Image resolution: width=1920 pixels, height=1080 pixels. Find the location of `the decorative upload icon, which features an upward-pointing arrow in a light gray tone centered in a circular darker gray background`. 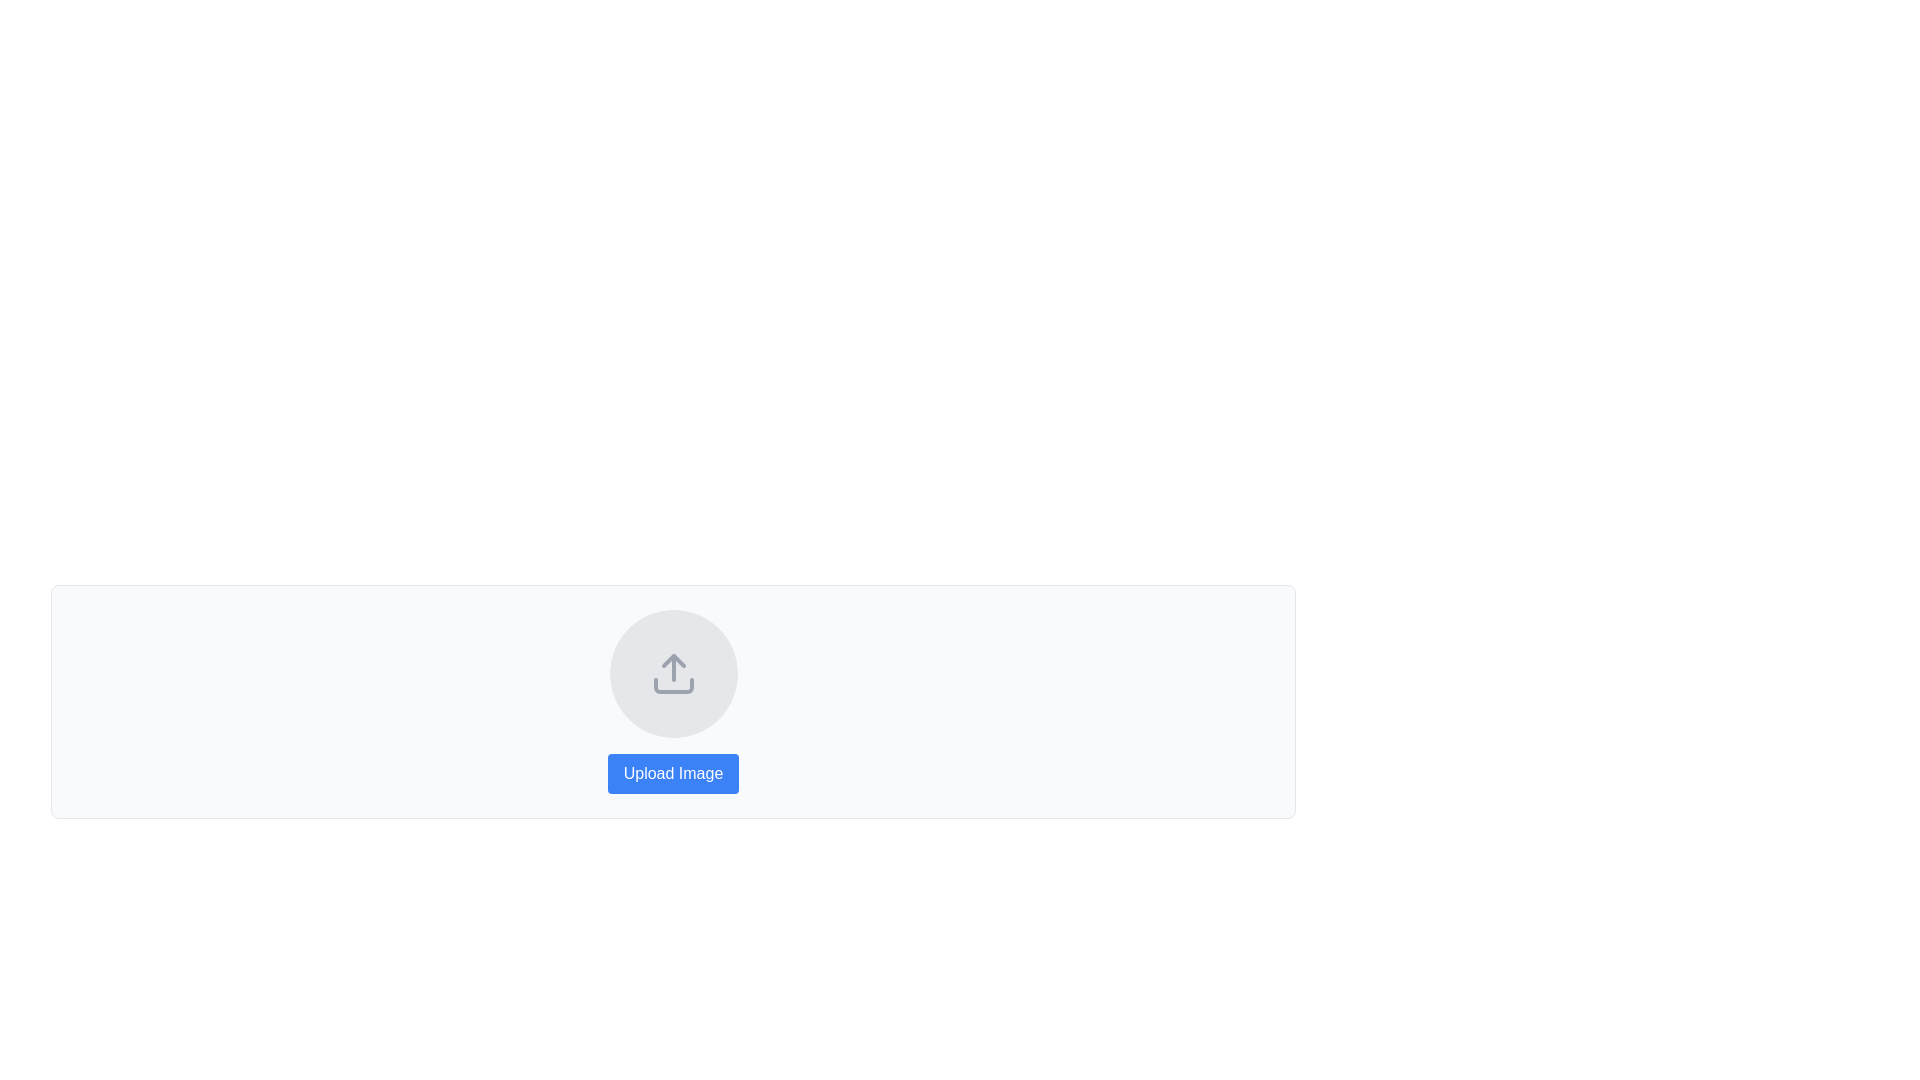

the decorative upload icon, which features an upward-pointing arrow in a light gray tone centered in a circular darker gray background is located at coordinates (673, 674).